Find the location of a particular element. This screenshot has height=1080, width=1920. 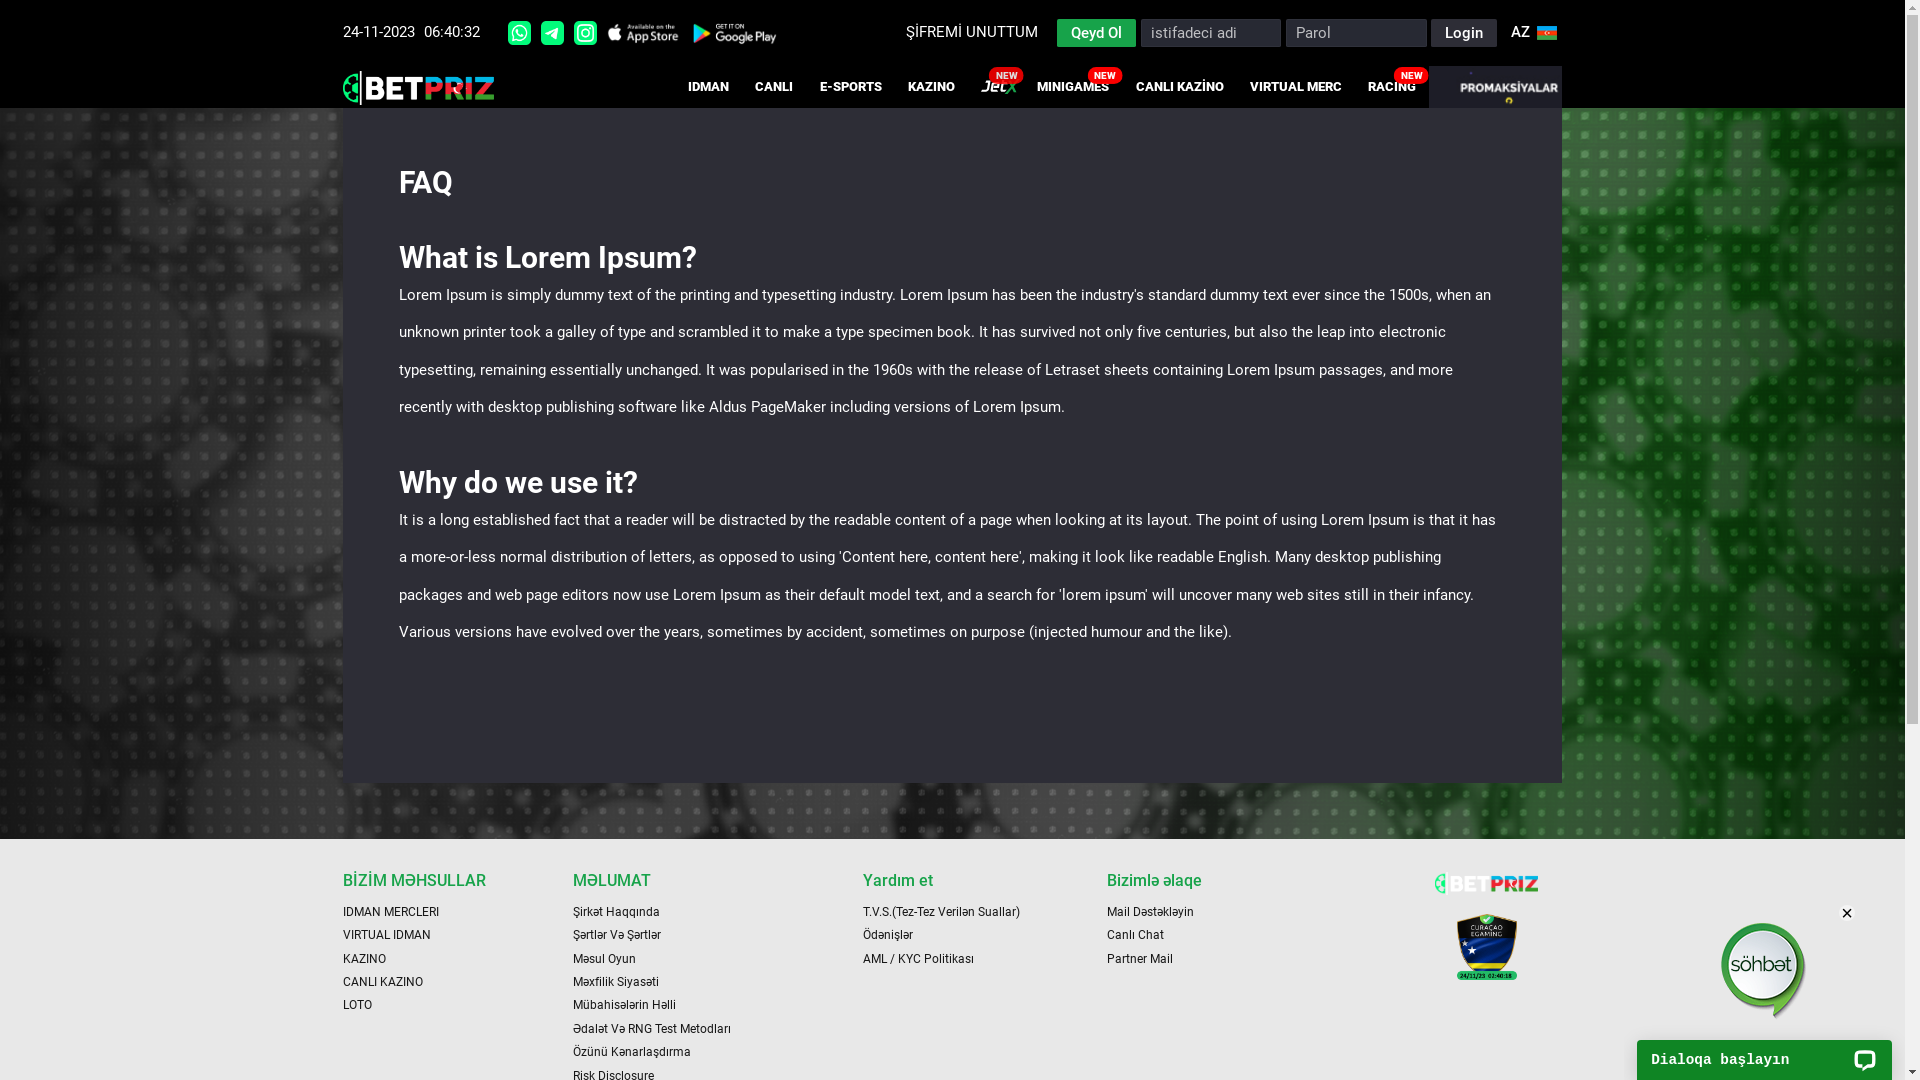

'VIRTUAL MERC' is located at coordinates (1296, 86).